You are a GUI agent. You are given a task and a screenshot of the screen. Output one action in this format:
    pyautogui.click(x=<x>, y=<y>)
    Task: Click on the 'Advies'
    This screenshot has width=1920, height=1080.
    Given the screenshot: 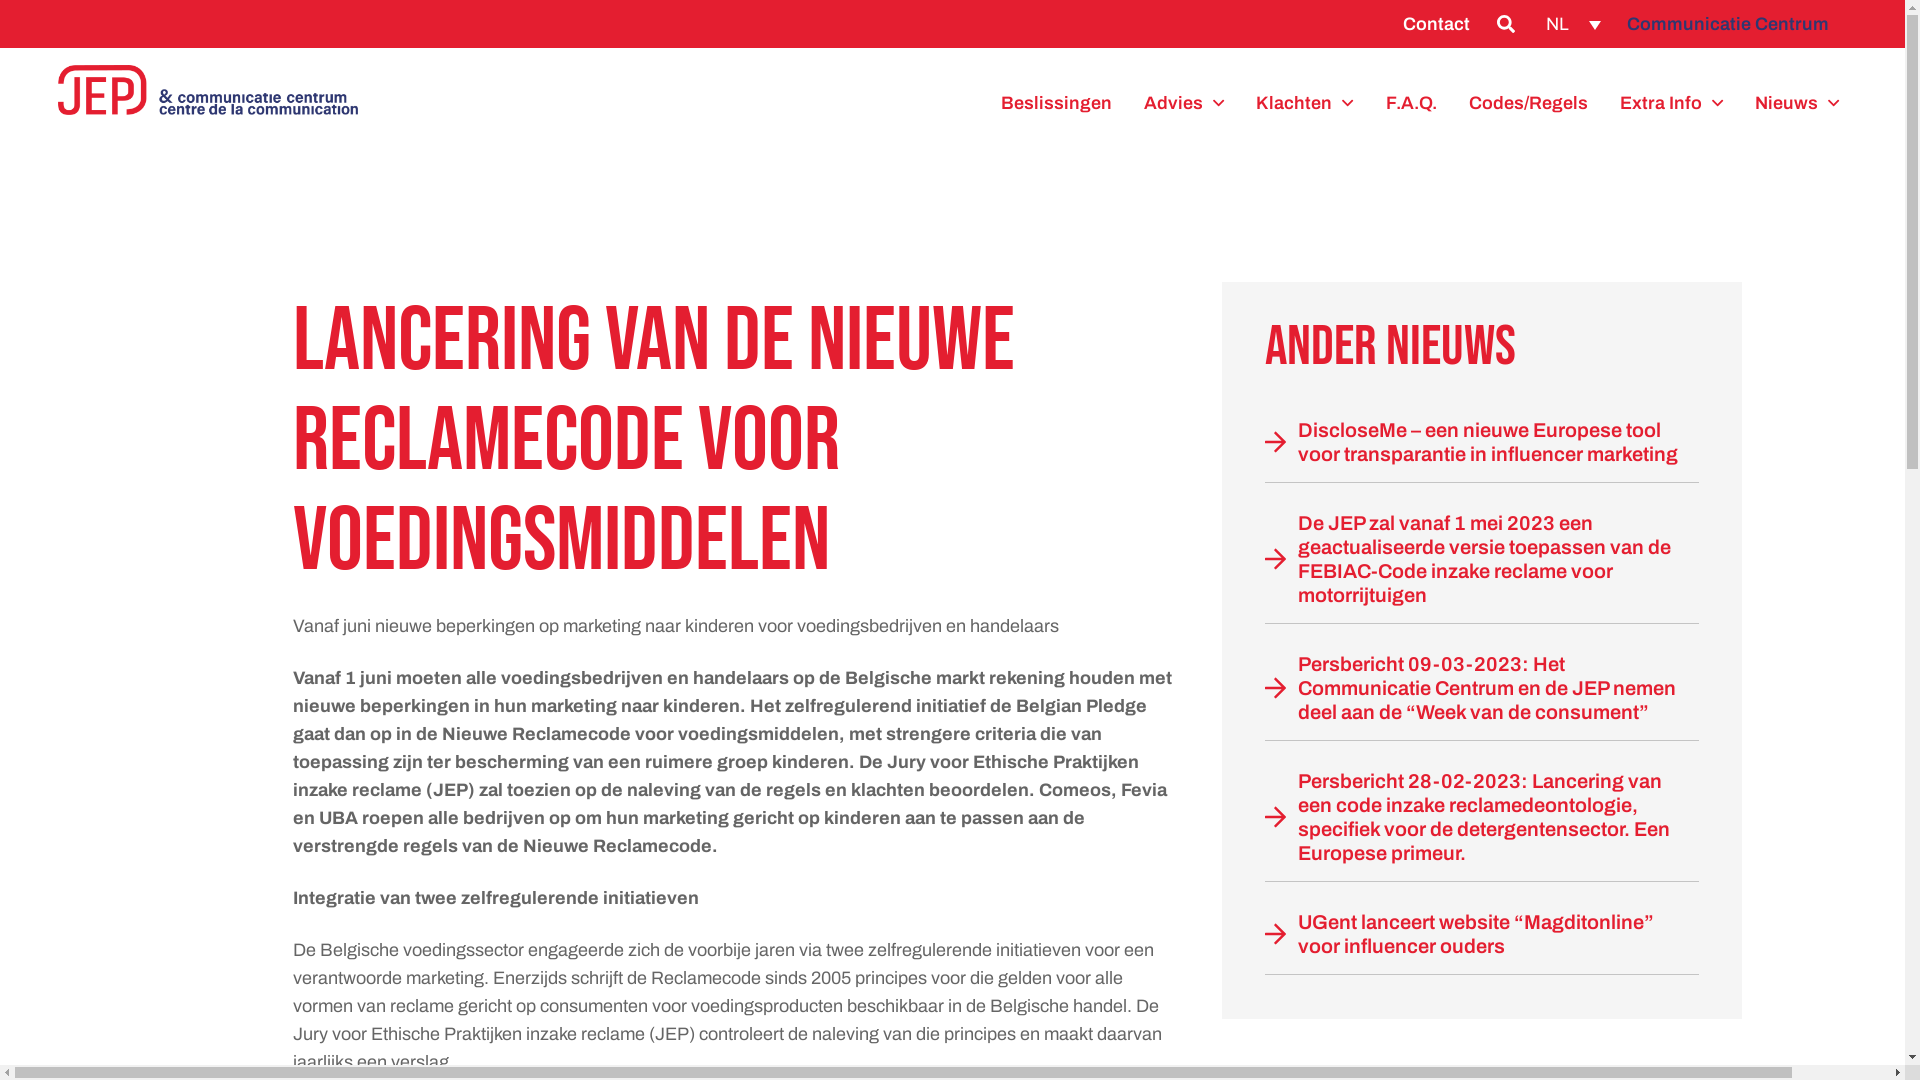 What is the action you would take?
    pyautogui.click(x=1184, y=103)
    